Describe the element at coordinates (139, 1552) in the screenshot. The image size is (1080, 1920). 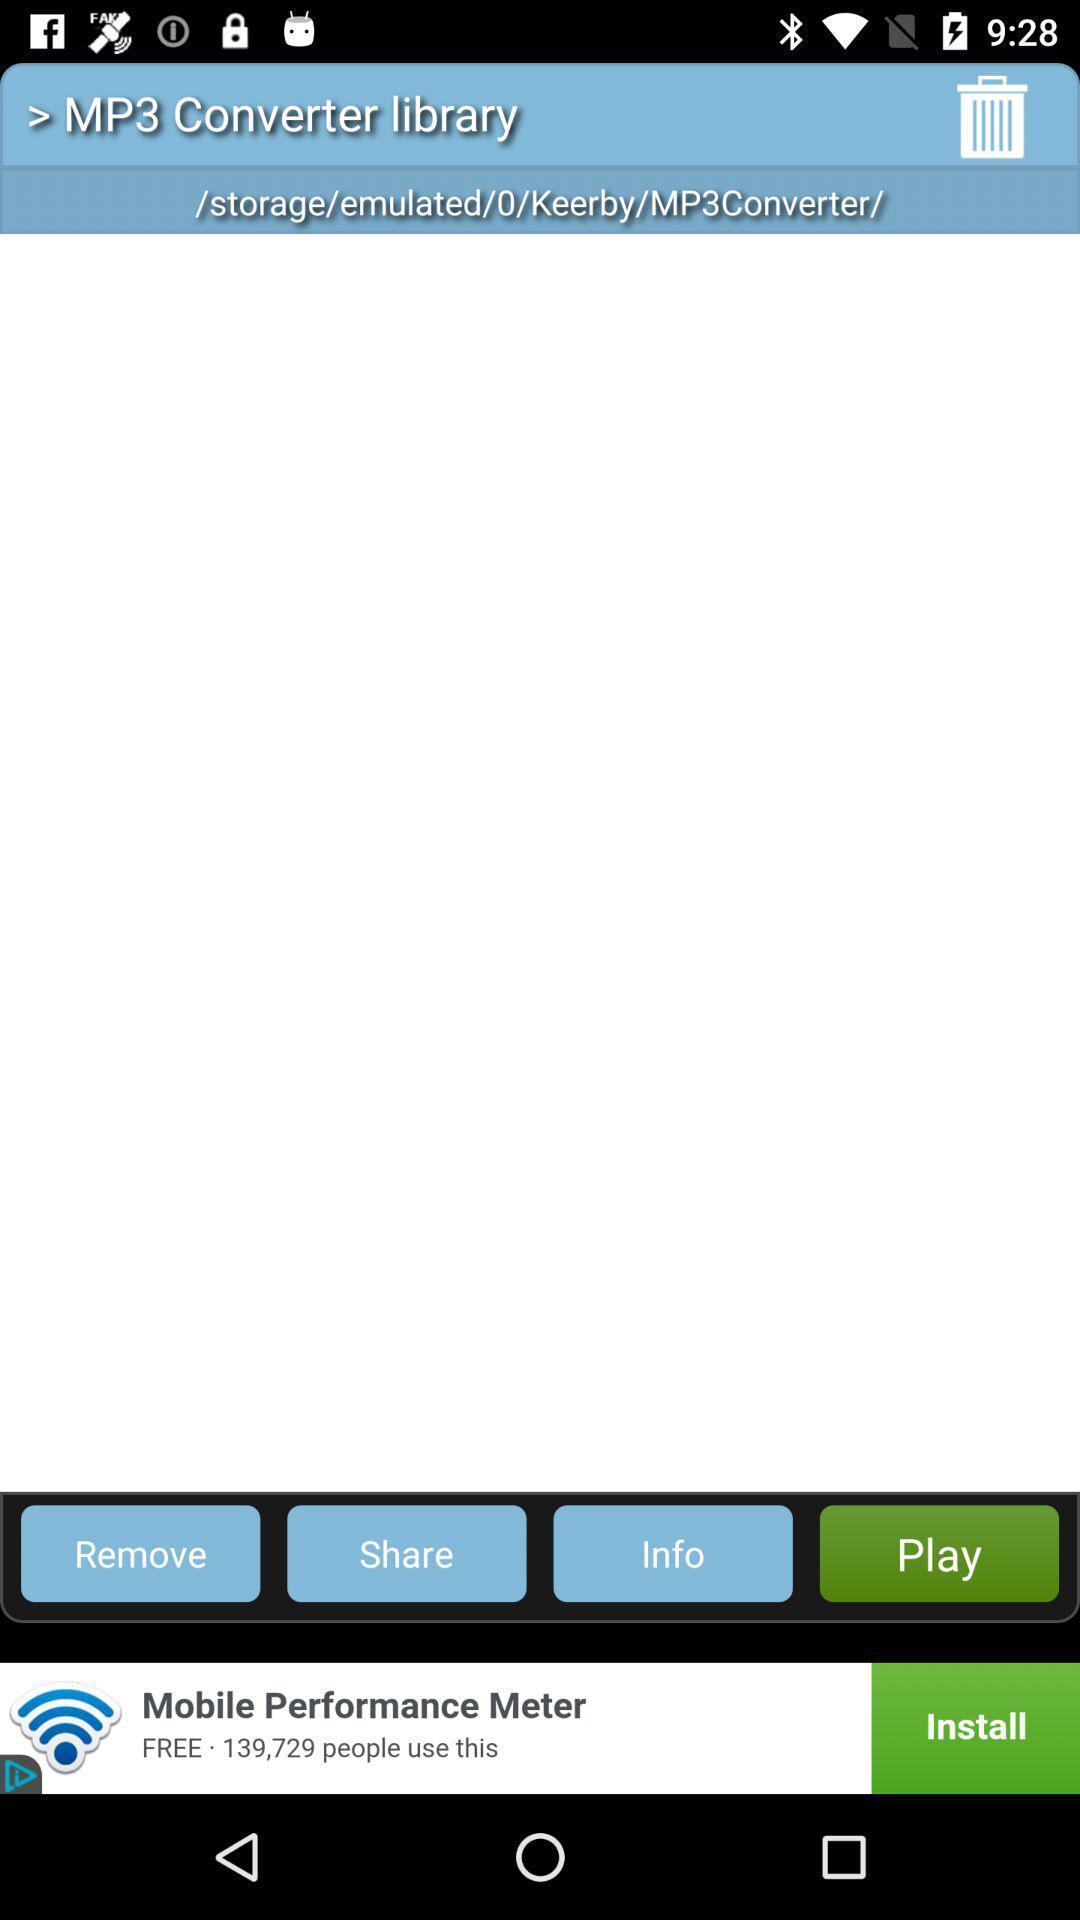
I see `app at the bottom left corner` at that location.